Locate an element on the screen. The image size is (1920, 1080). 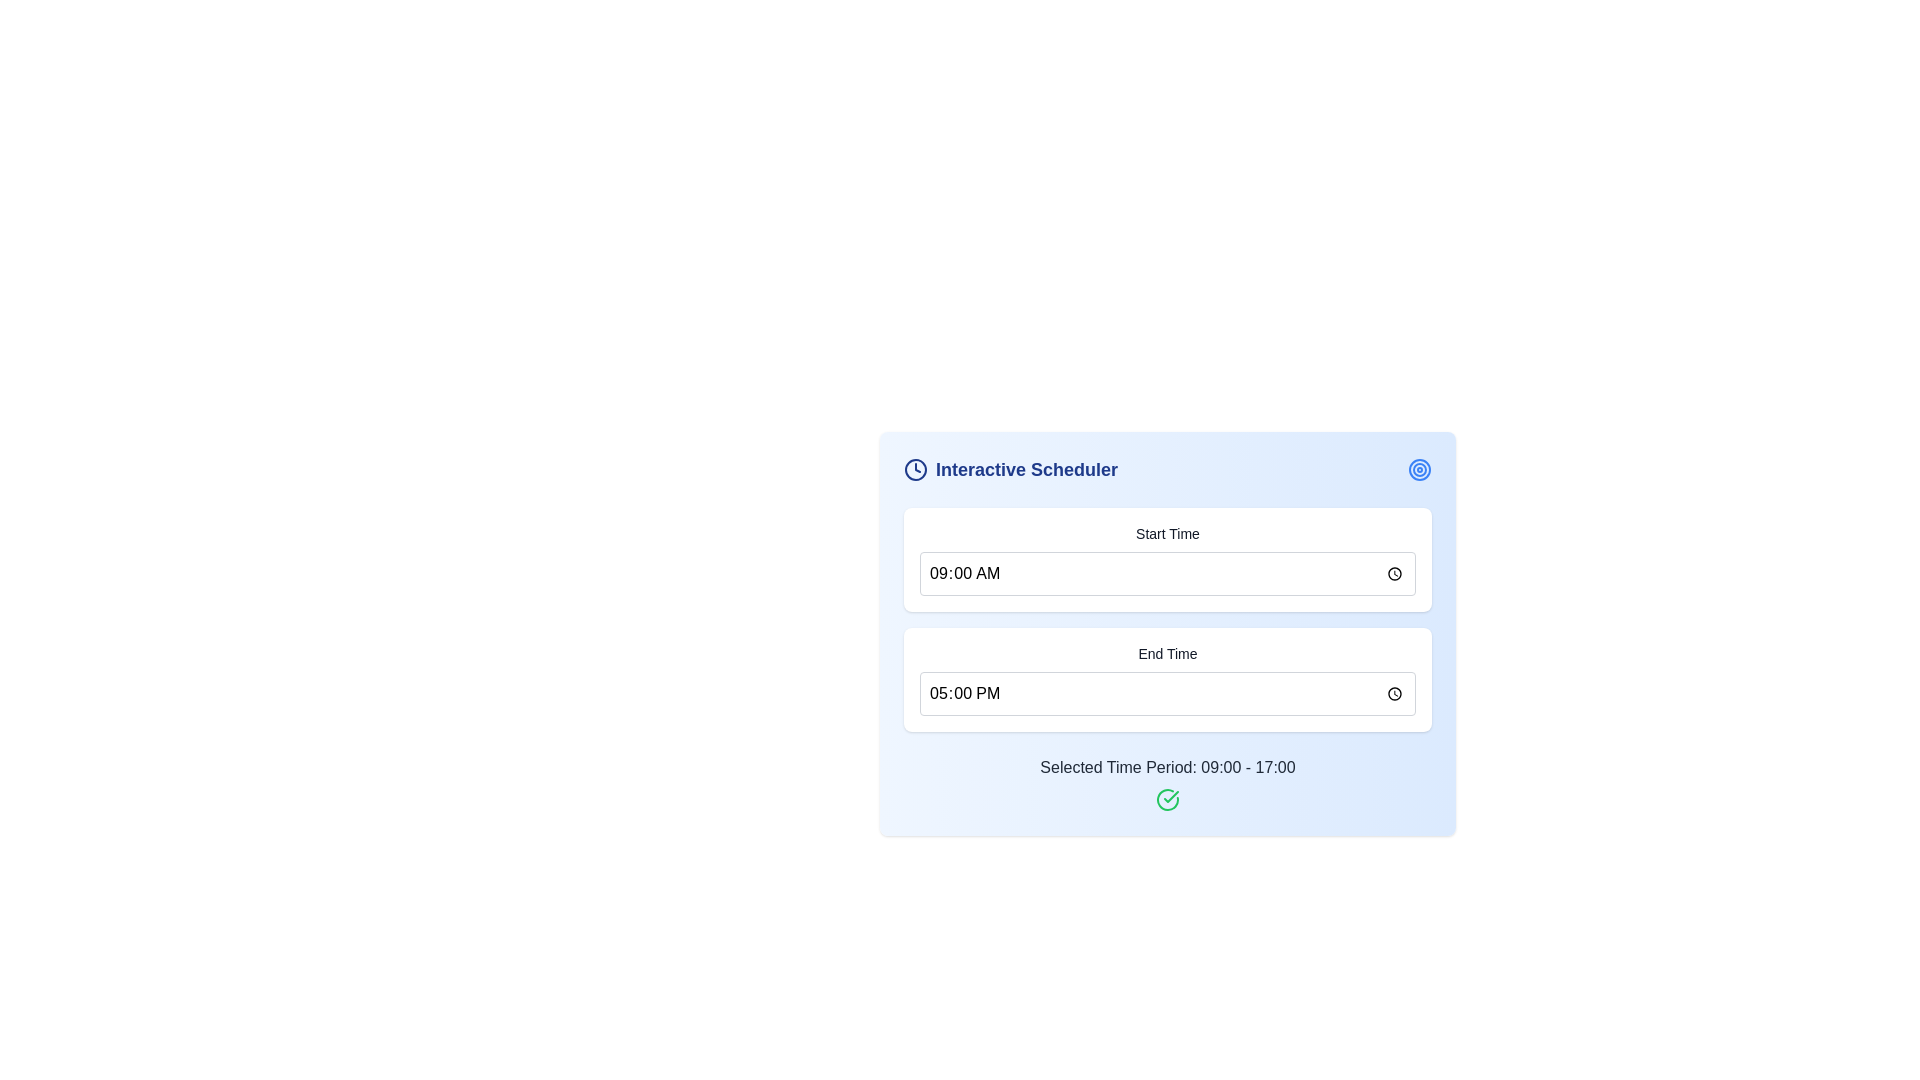
the outermost blue-outline circle of the target icon located in the top-right corner of the 'Interactive Scheduler' card layout is located at coordinates (1419, 470).